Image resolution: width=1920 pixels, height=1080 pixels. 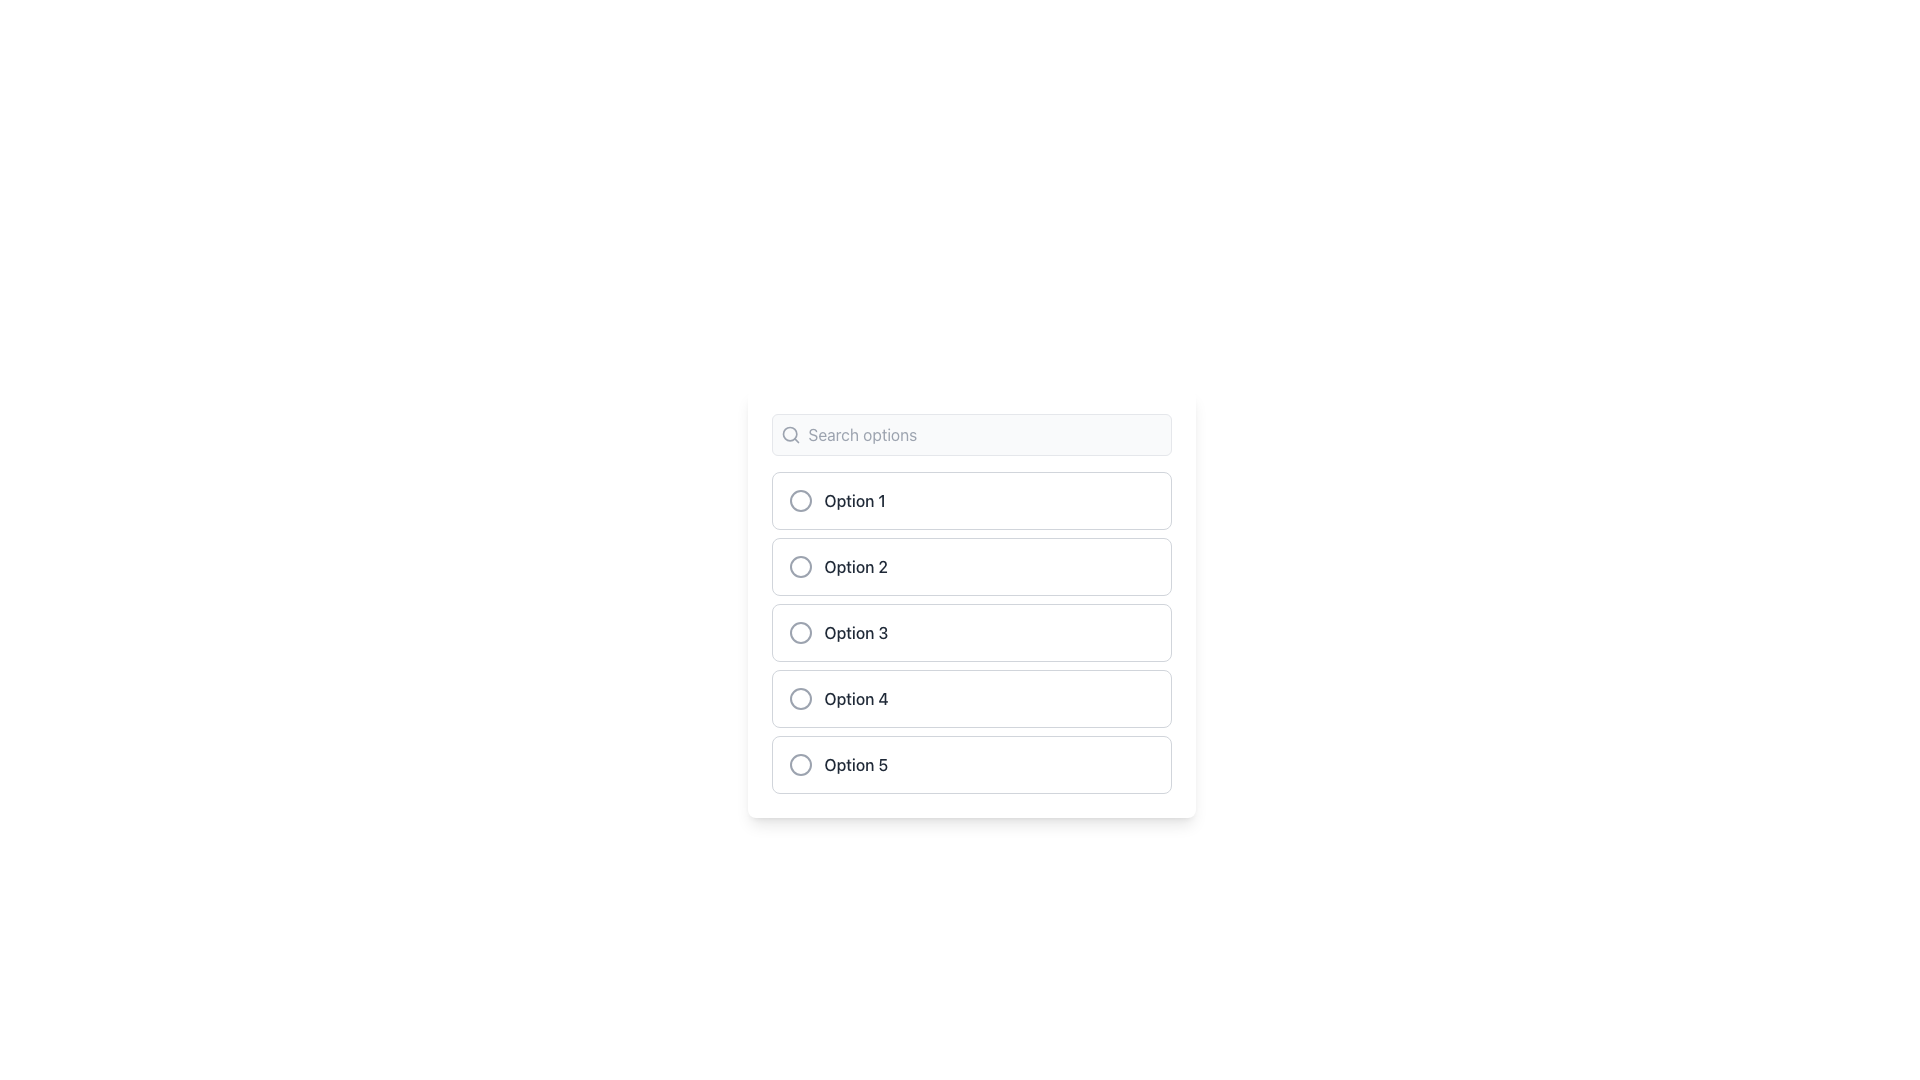 I want to click on the Radio button labeled 'Option 4', so click(x=971, y=697).